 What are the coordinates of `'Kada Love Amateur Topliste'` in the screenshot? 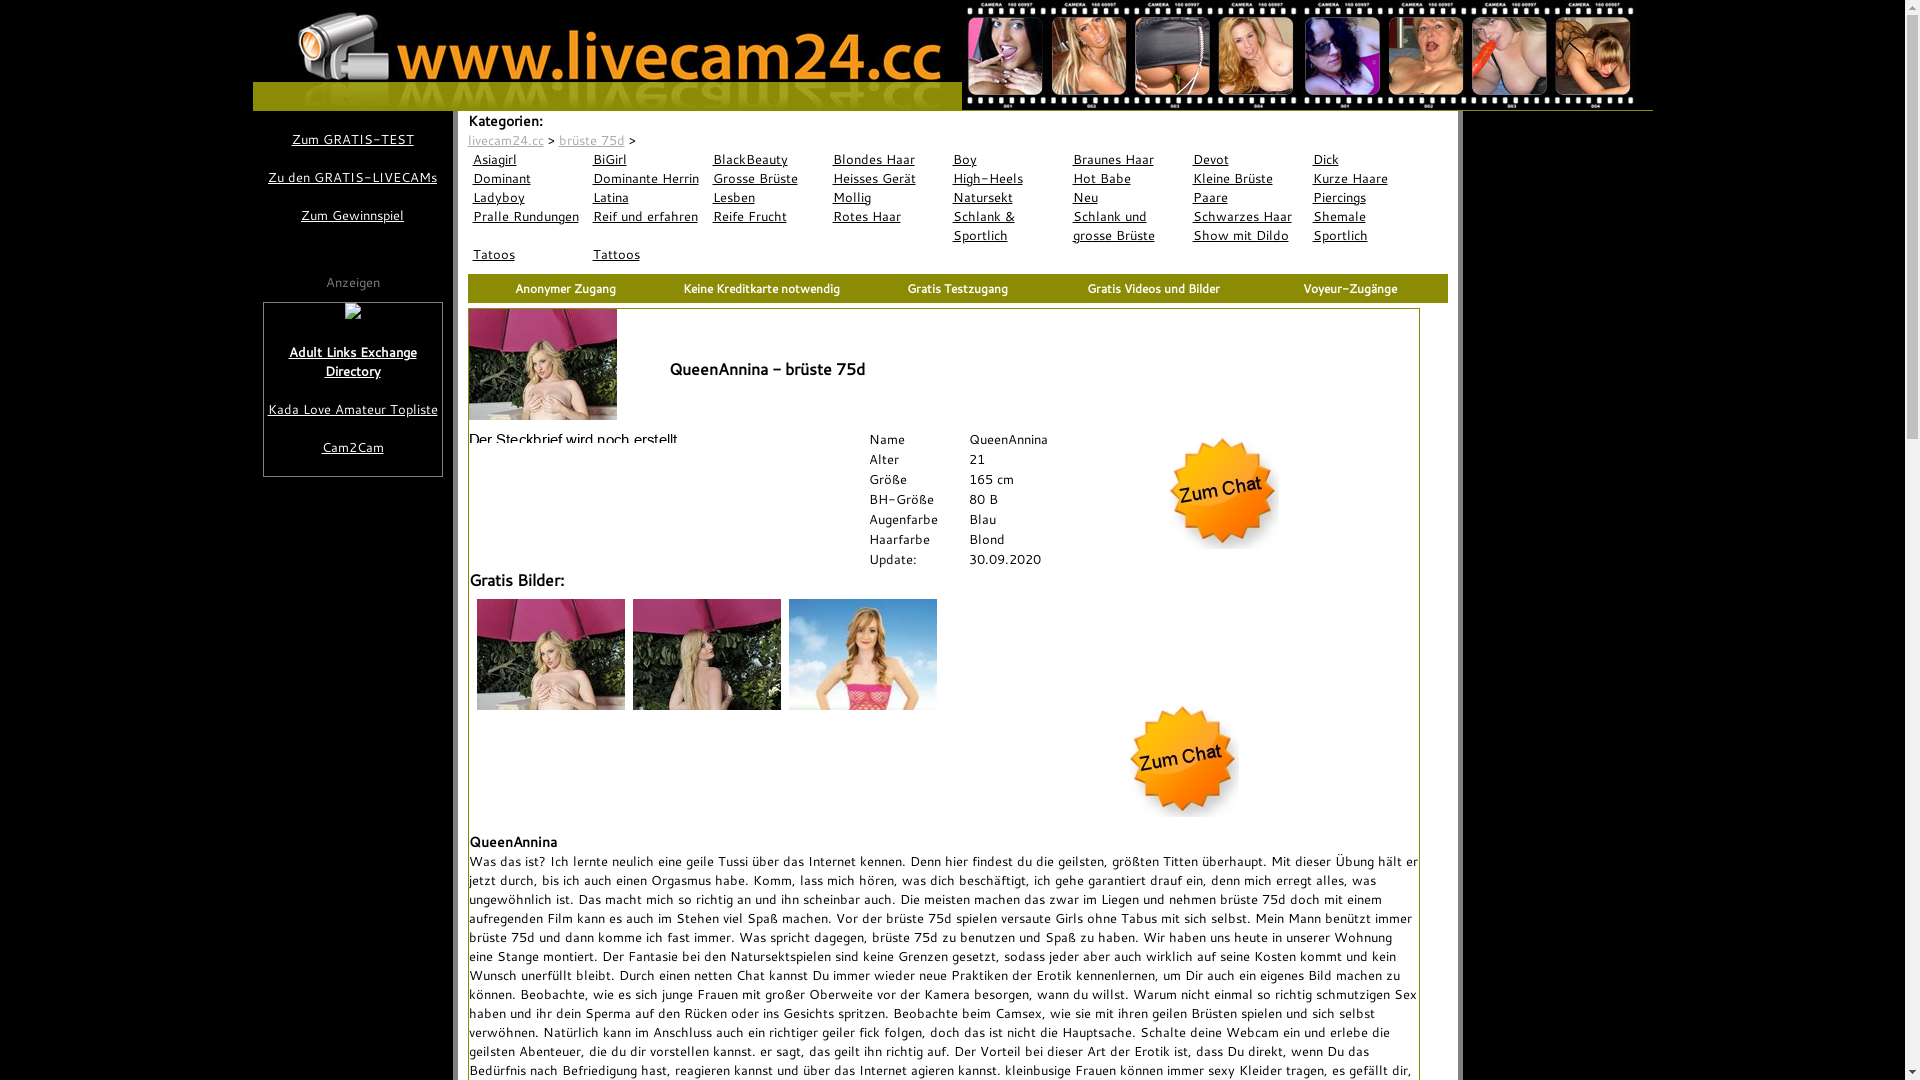 It's located at (353, 408).